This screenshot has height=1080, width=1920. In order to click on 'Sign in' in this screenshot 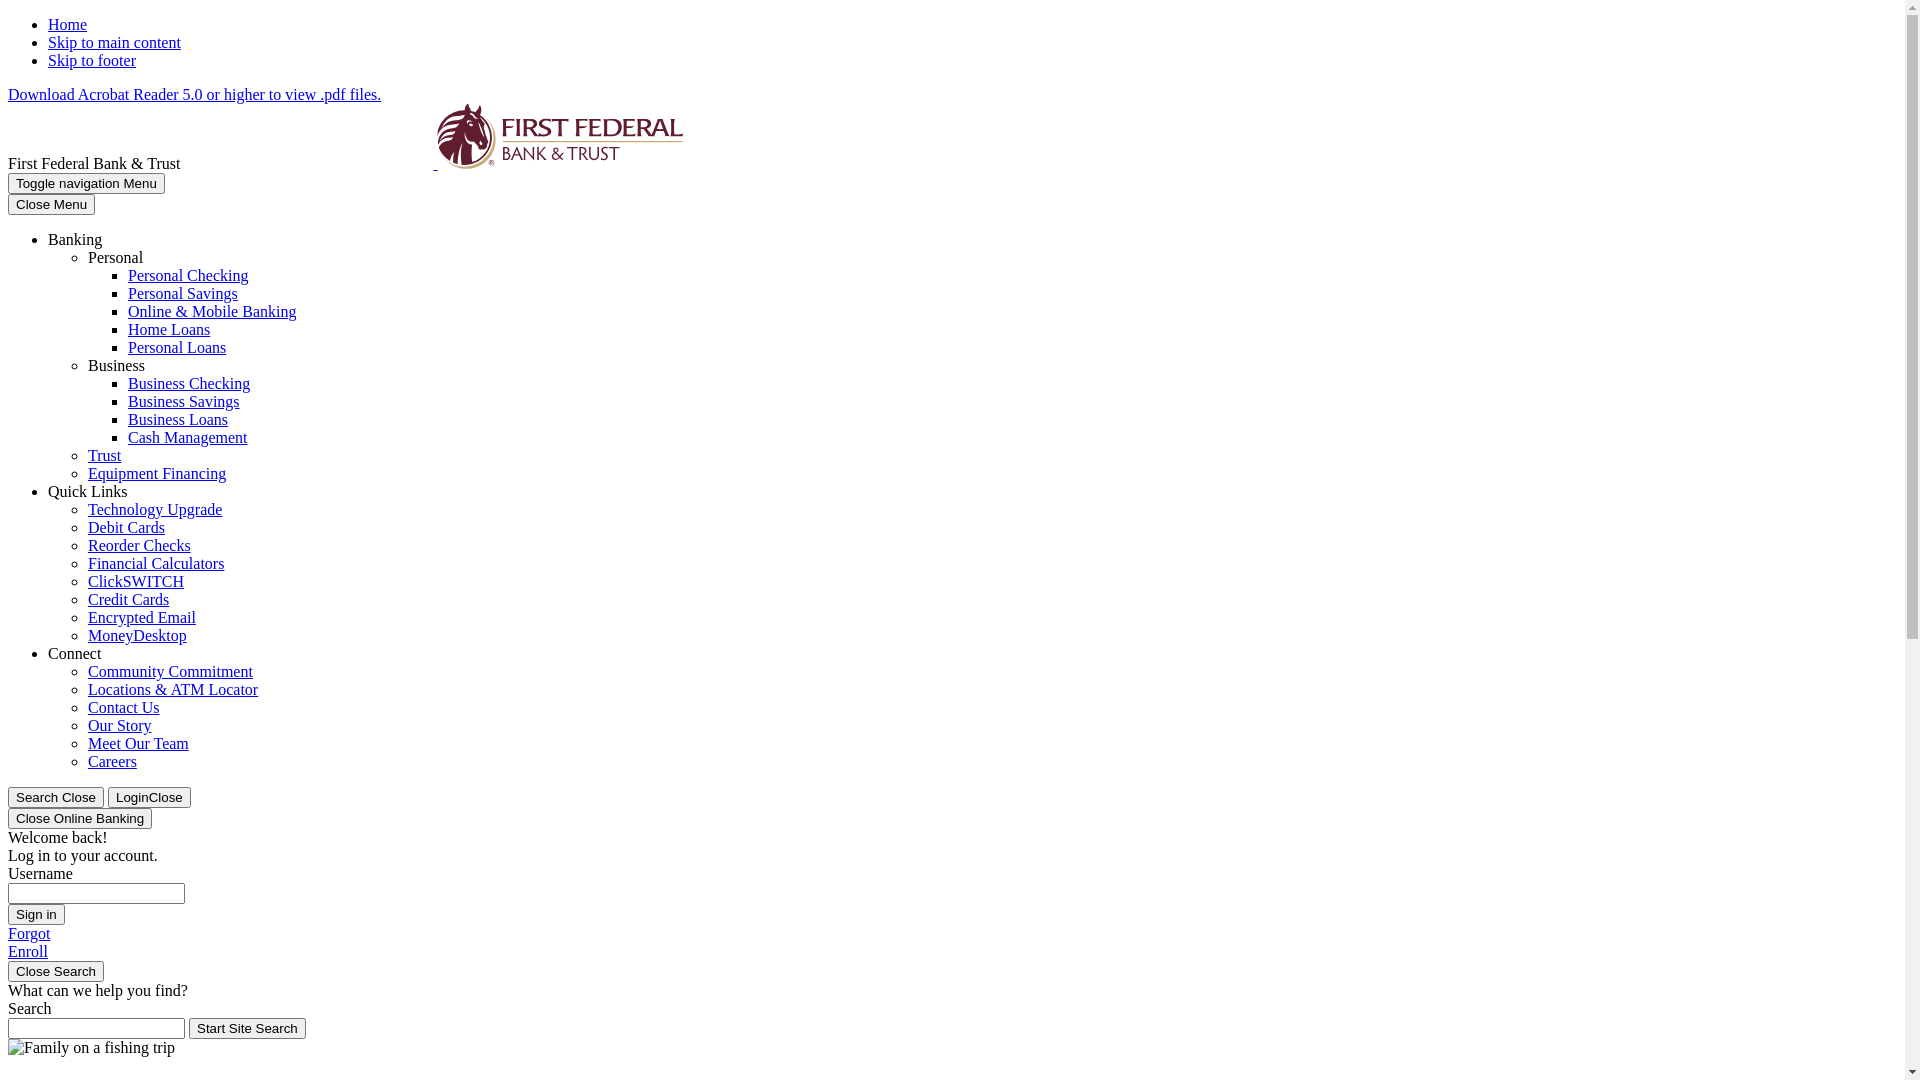, I will do `click(36, 914)`.